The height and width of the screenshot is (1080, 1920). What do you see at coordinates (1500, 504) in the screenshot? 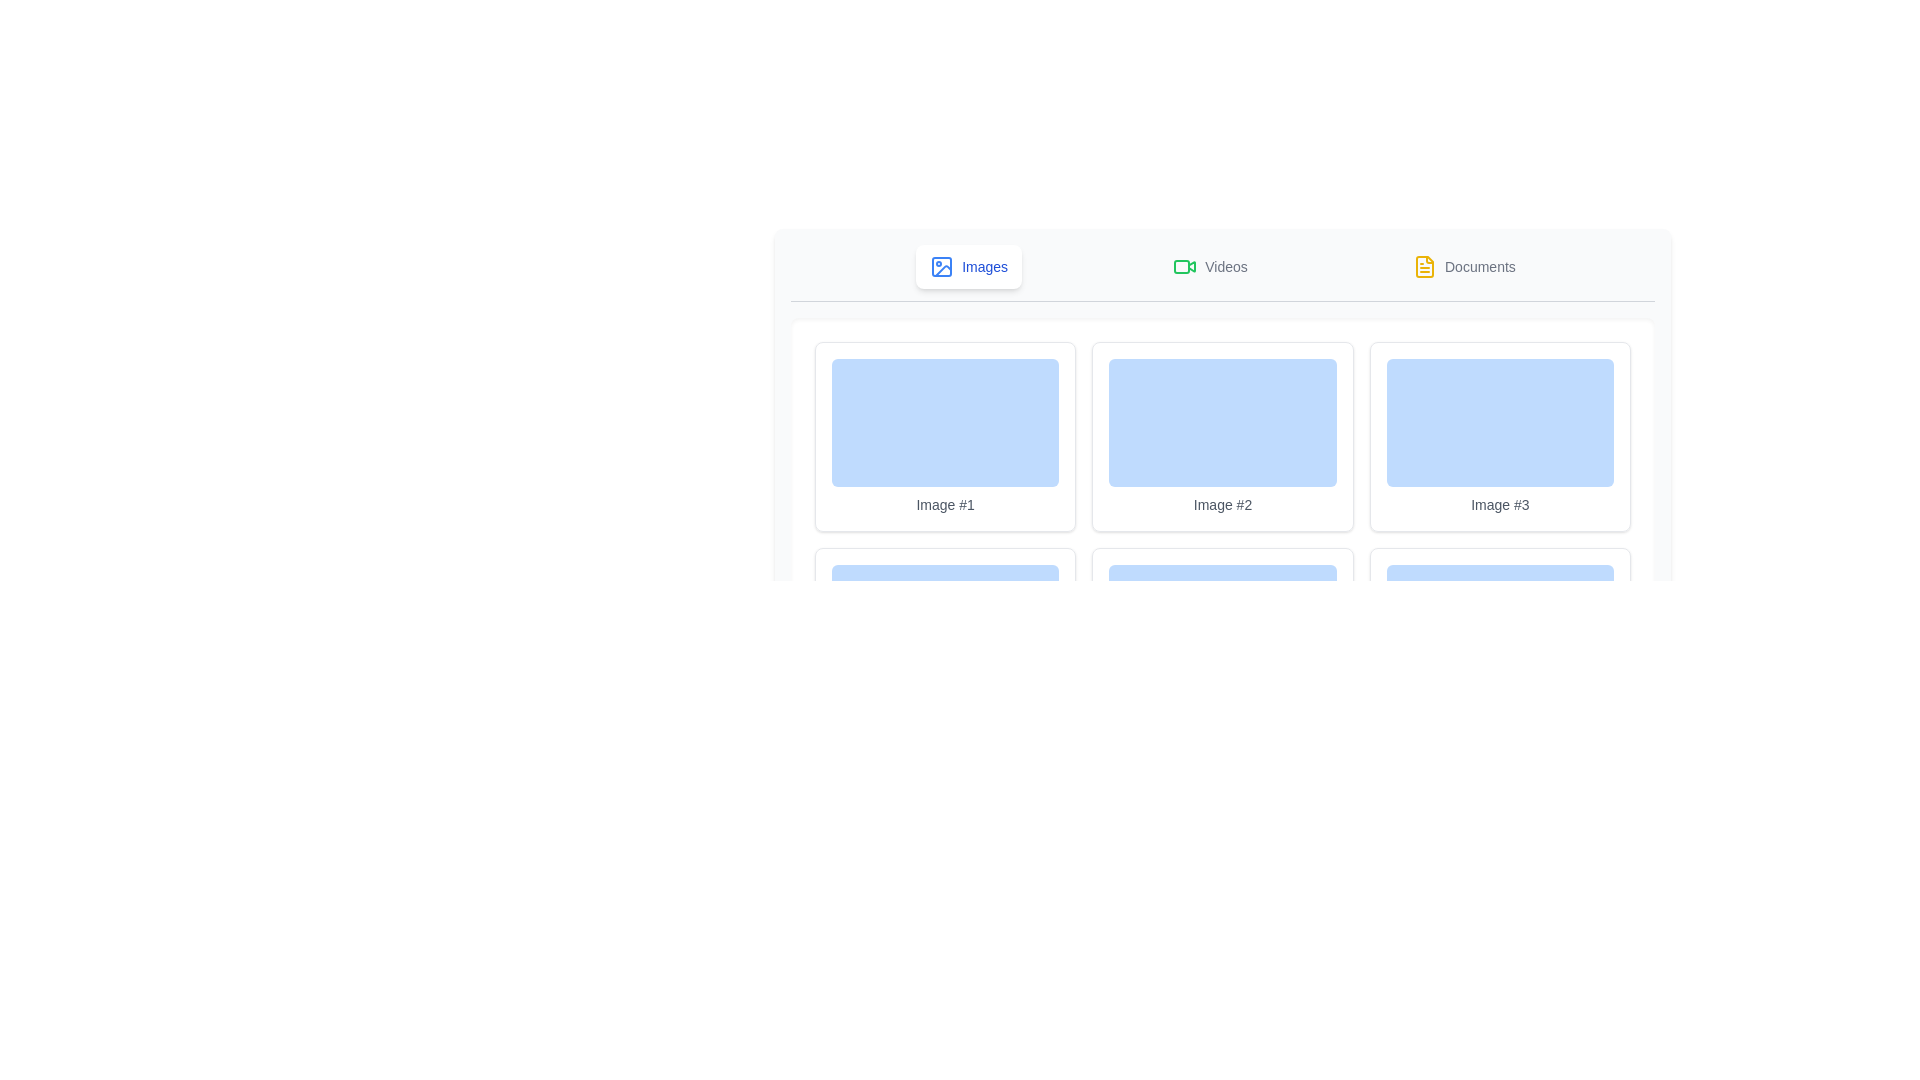
I see `the Text Label located below the light blue rectangular image placeholder, which serves to describe the image above it` at bounding box center [1500, 504].